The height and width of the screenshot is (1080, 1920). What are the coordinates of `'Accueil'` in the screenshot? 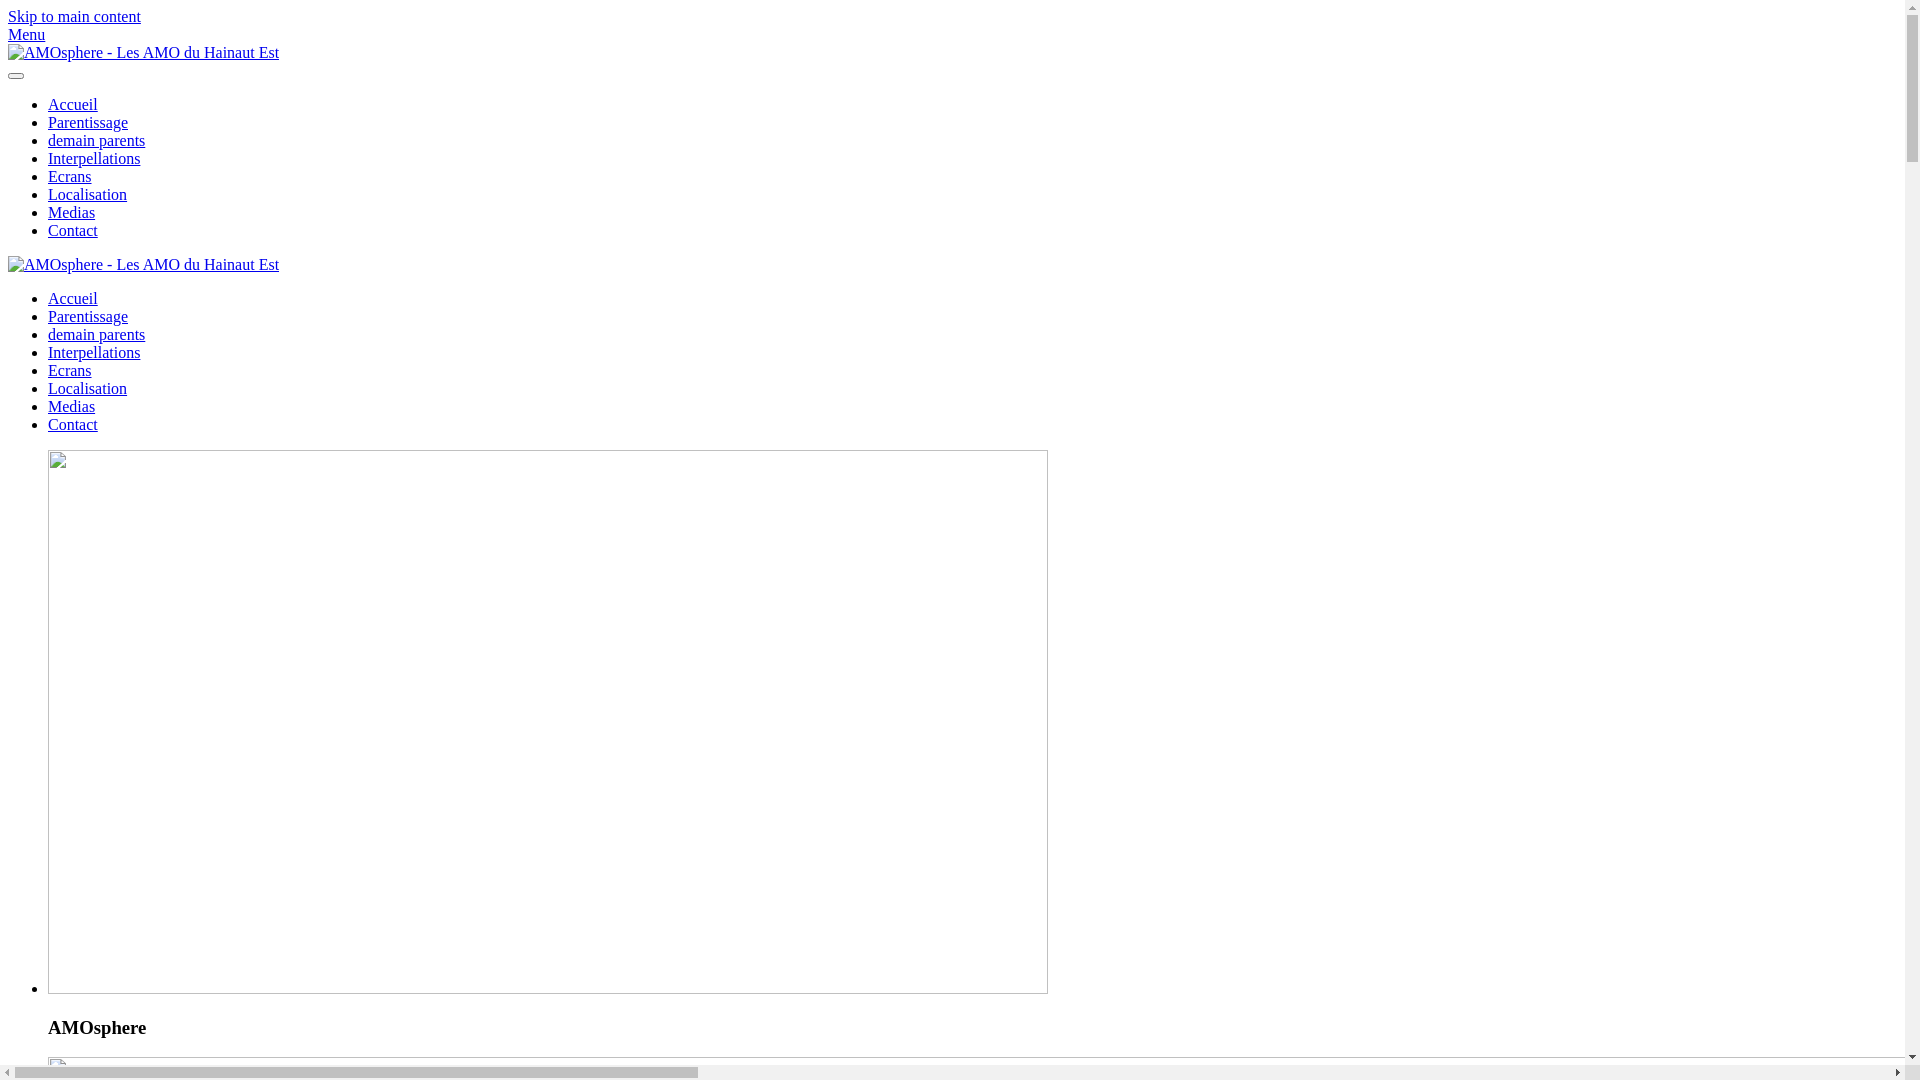 It's located at (72, 298).